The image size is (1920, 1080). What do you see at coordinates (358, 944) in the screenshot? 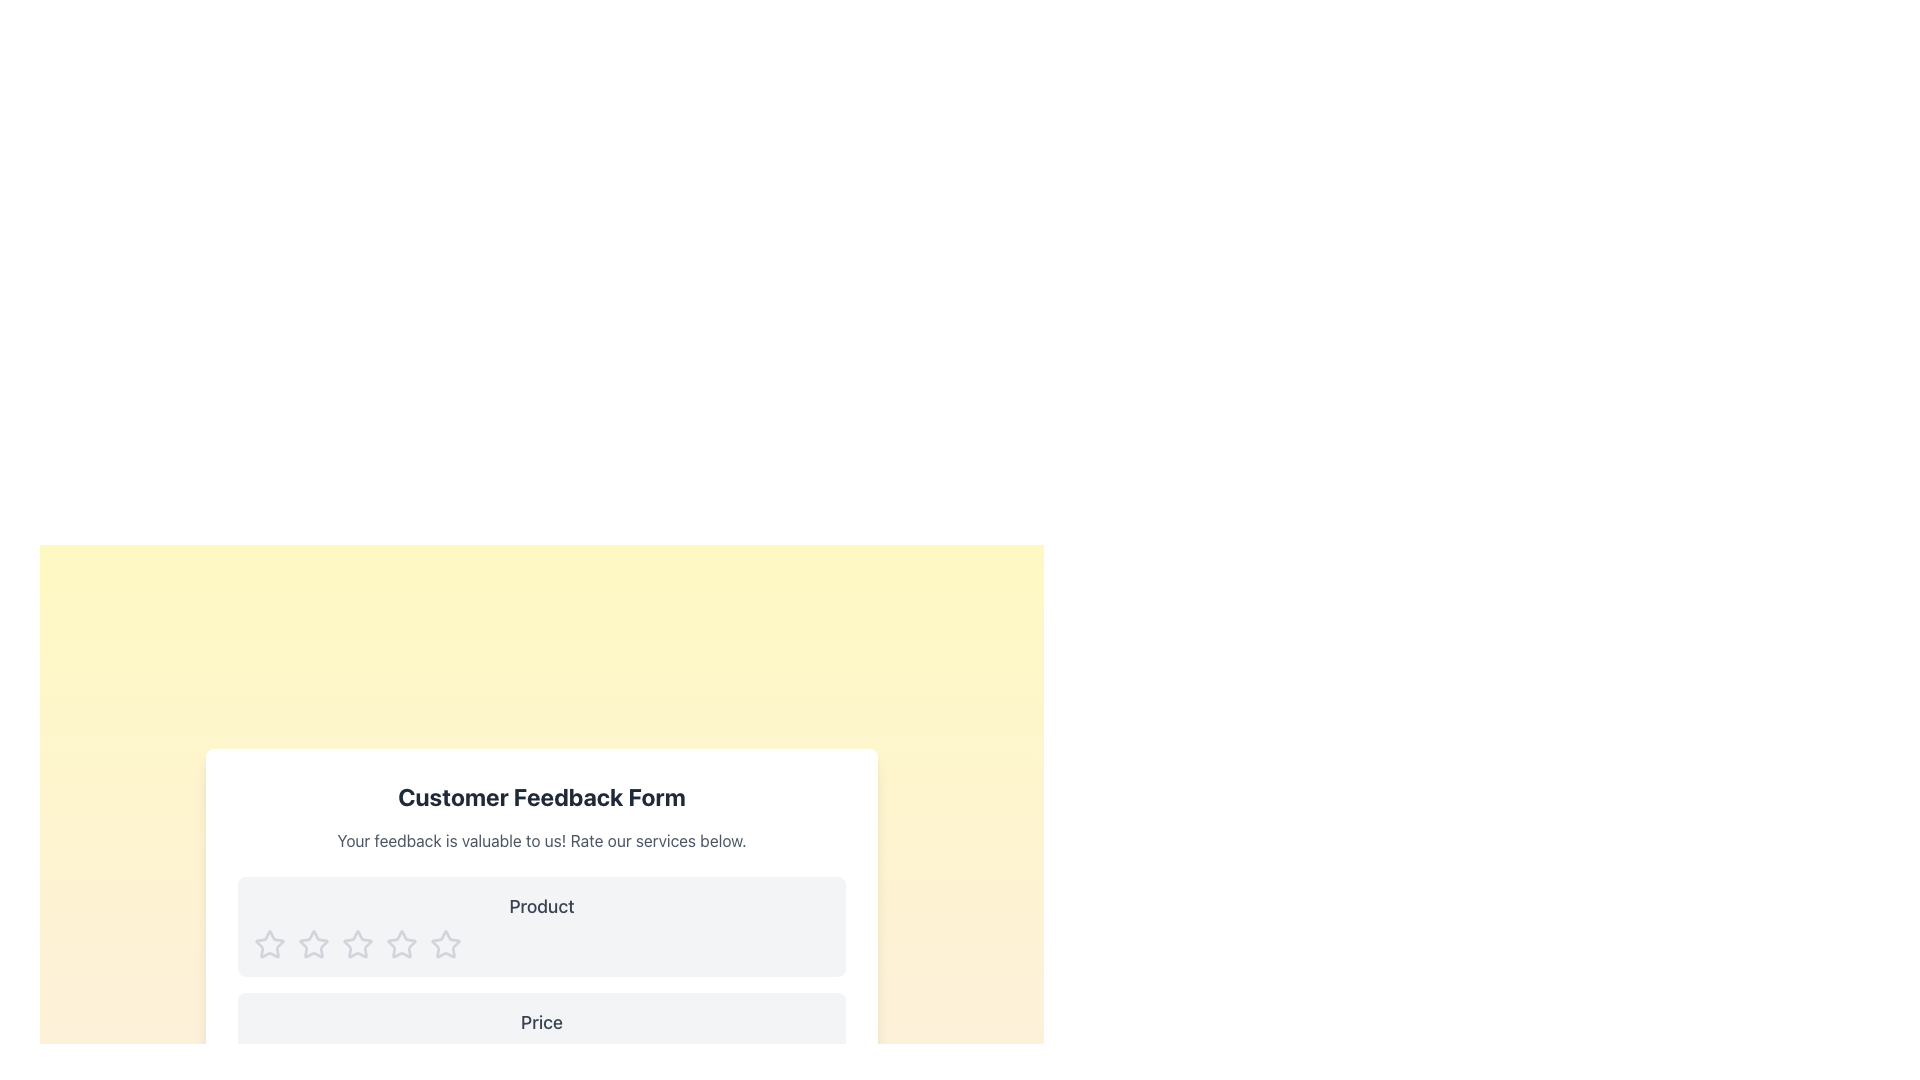
I see `the second star in the row of five rating stars for the 'Product' feedback component` at bounding box center [358, 944].